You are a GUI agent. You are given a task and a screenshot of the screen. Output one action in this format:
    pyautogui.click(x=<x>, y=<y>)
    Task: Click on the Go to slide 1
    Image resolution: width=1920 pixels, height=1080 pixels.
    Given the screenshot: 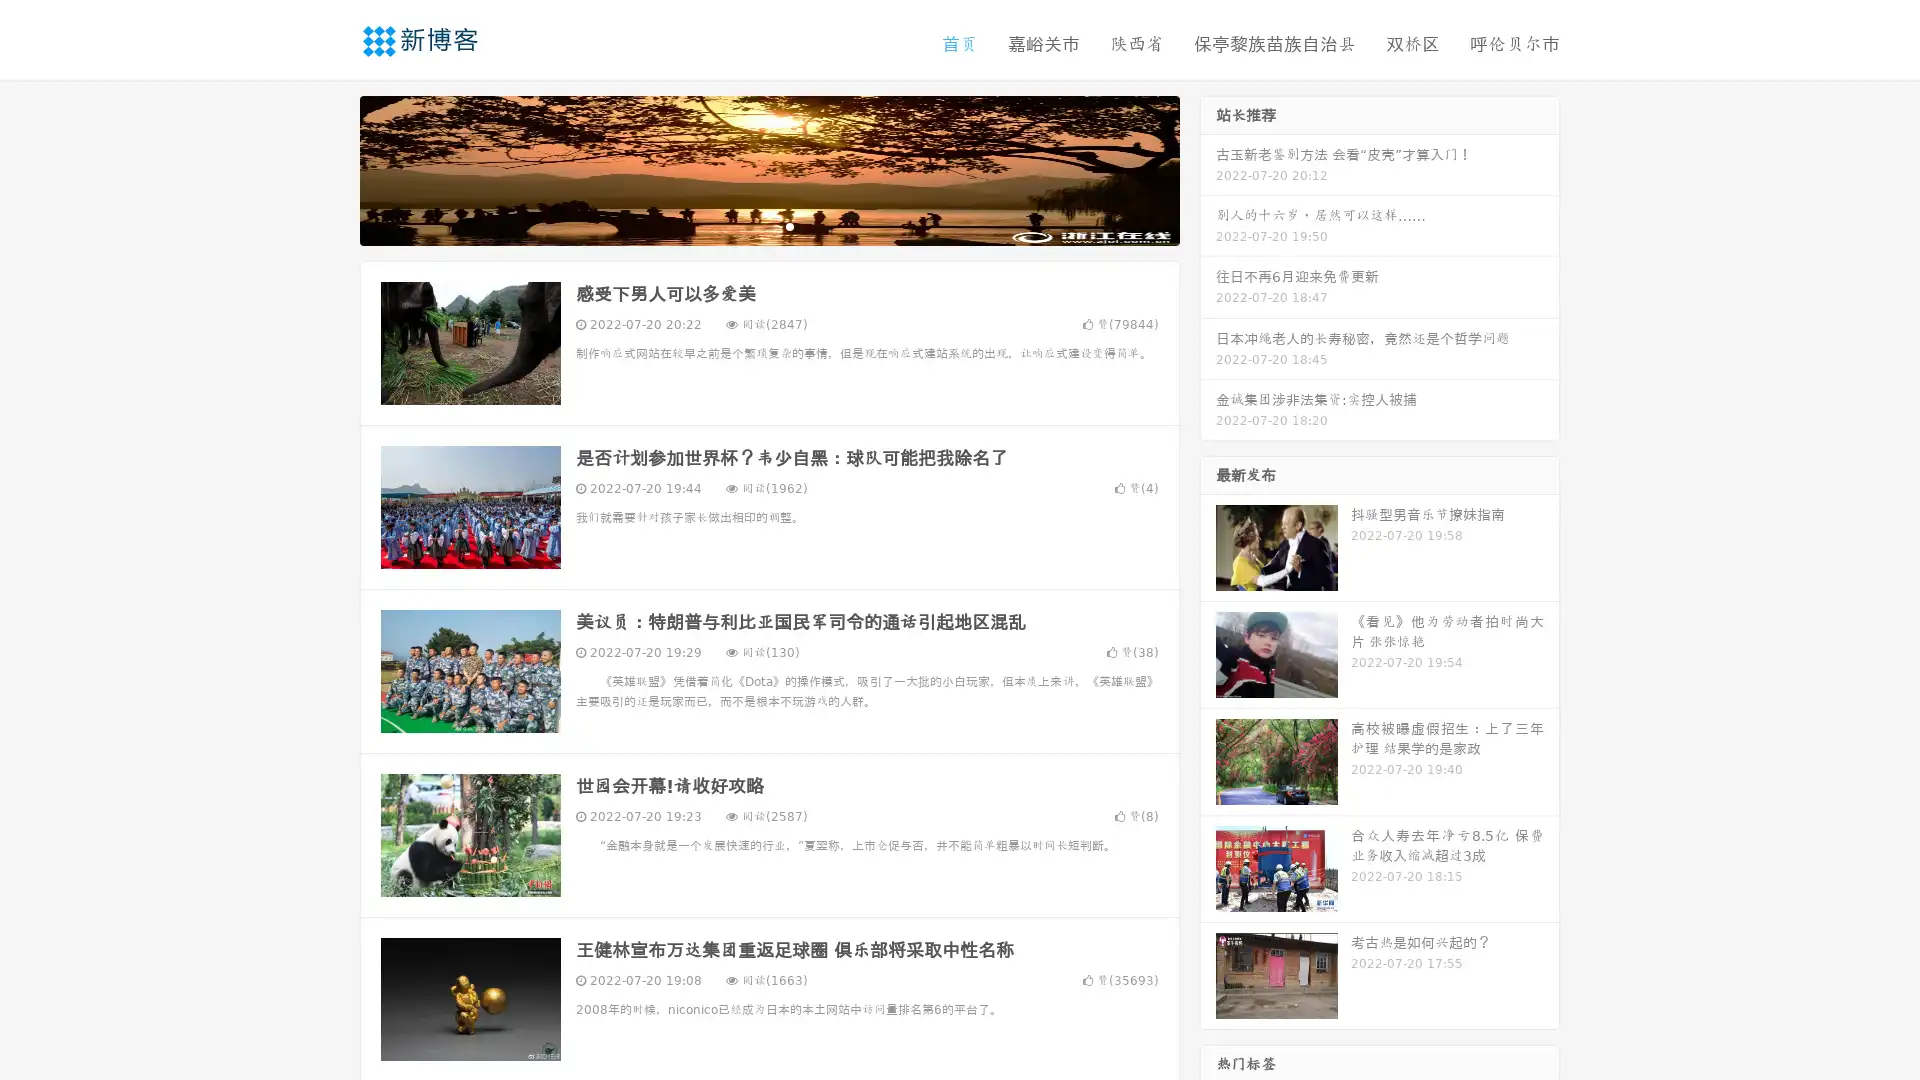 What is the action you would take?
    pyautogui.click(x=748, y=225)
    